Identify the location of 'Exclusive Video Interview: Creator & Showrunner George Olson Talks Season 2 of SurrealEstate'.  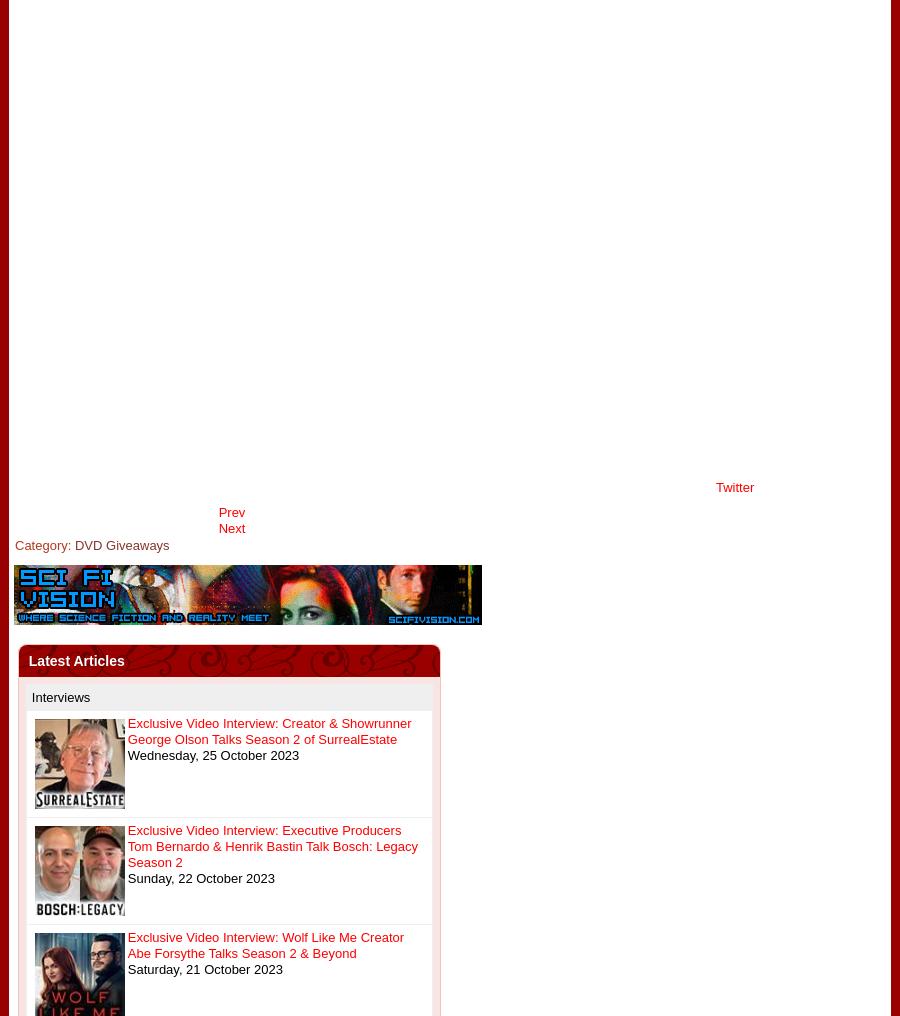
(126, 731).